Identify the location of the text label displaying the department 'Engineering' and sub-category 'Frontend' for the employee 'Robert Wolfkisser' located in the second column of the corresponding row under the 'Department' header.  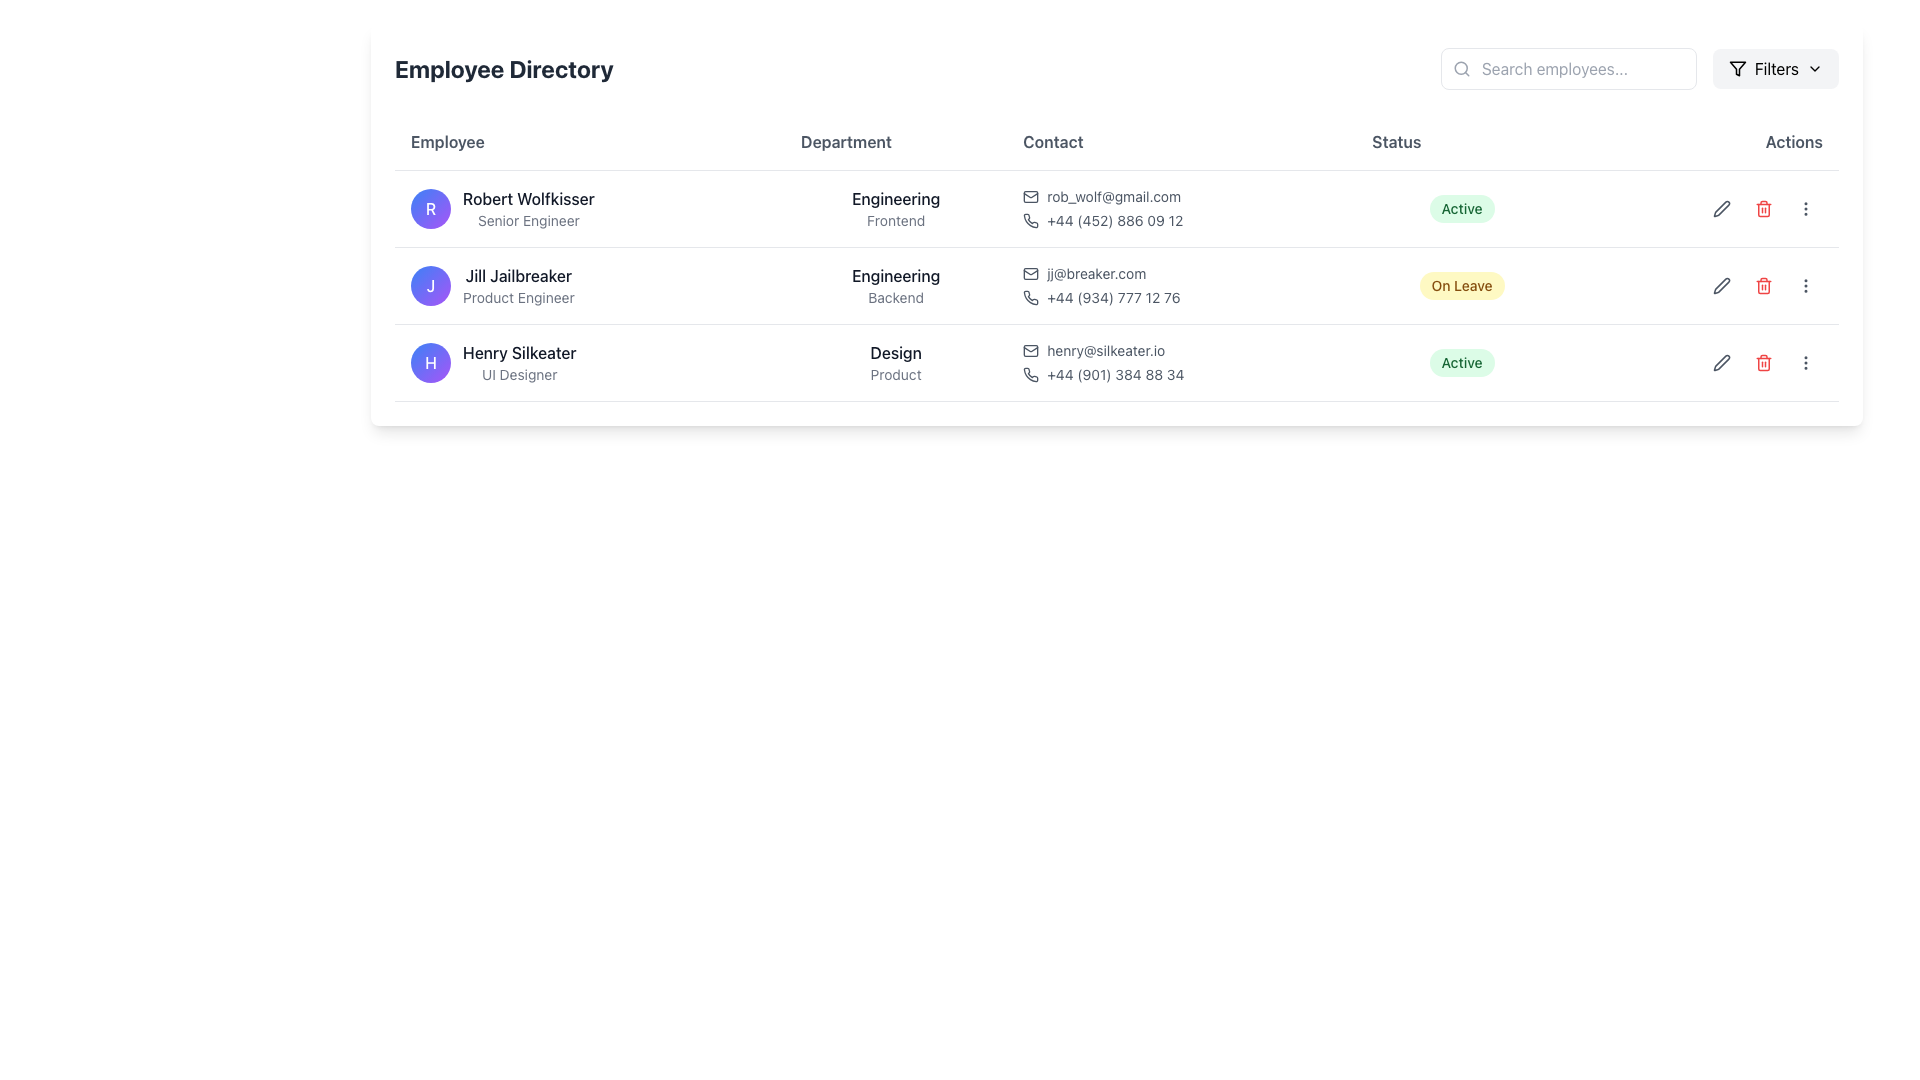
(895, 208).